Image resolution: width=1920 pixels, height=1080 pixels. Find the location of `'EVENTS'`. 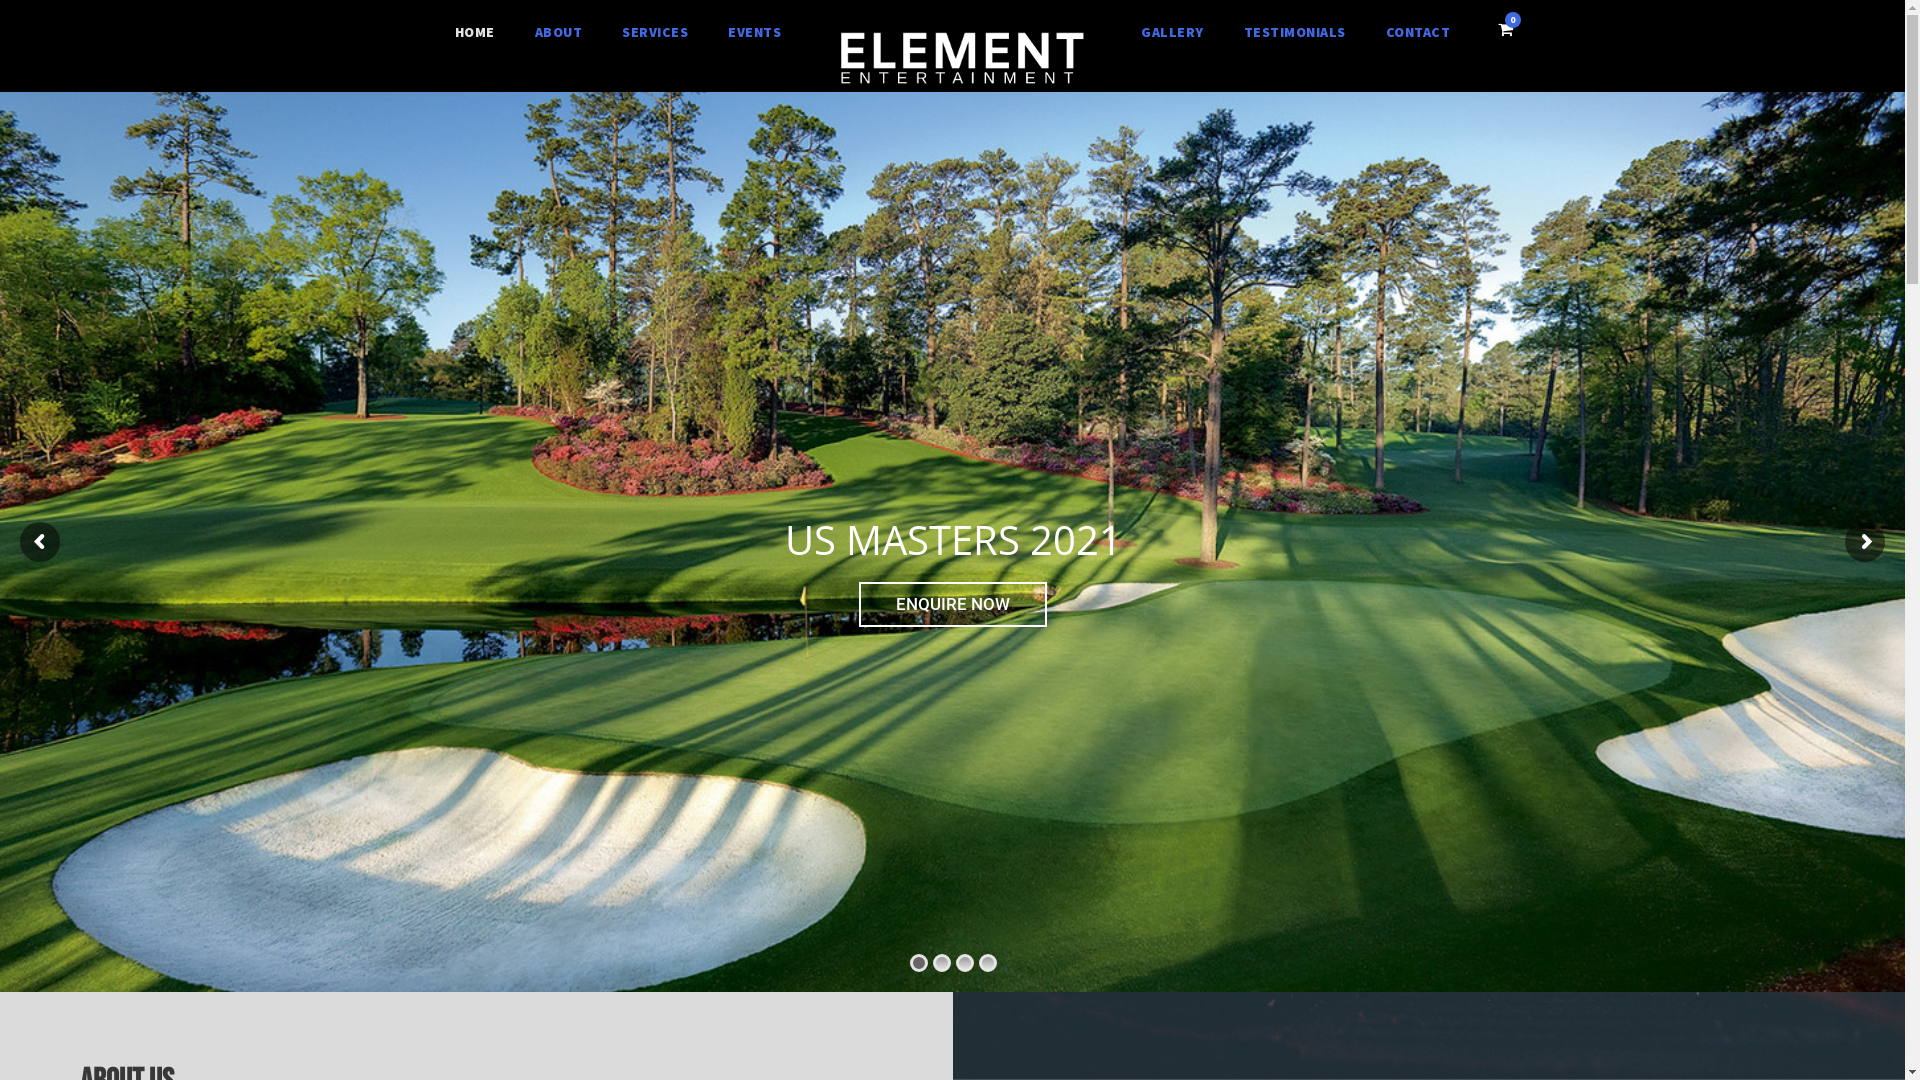

'EVENTS' is located at coordinates (753, 33).